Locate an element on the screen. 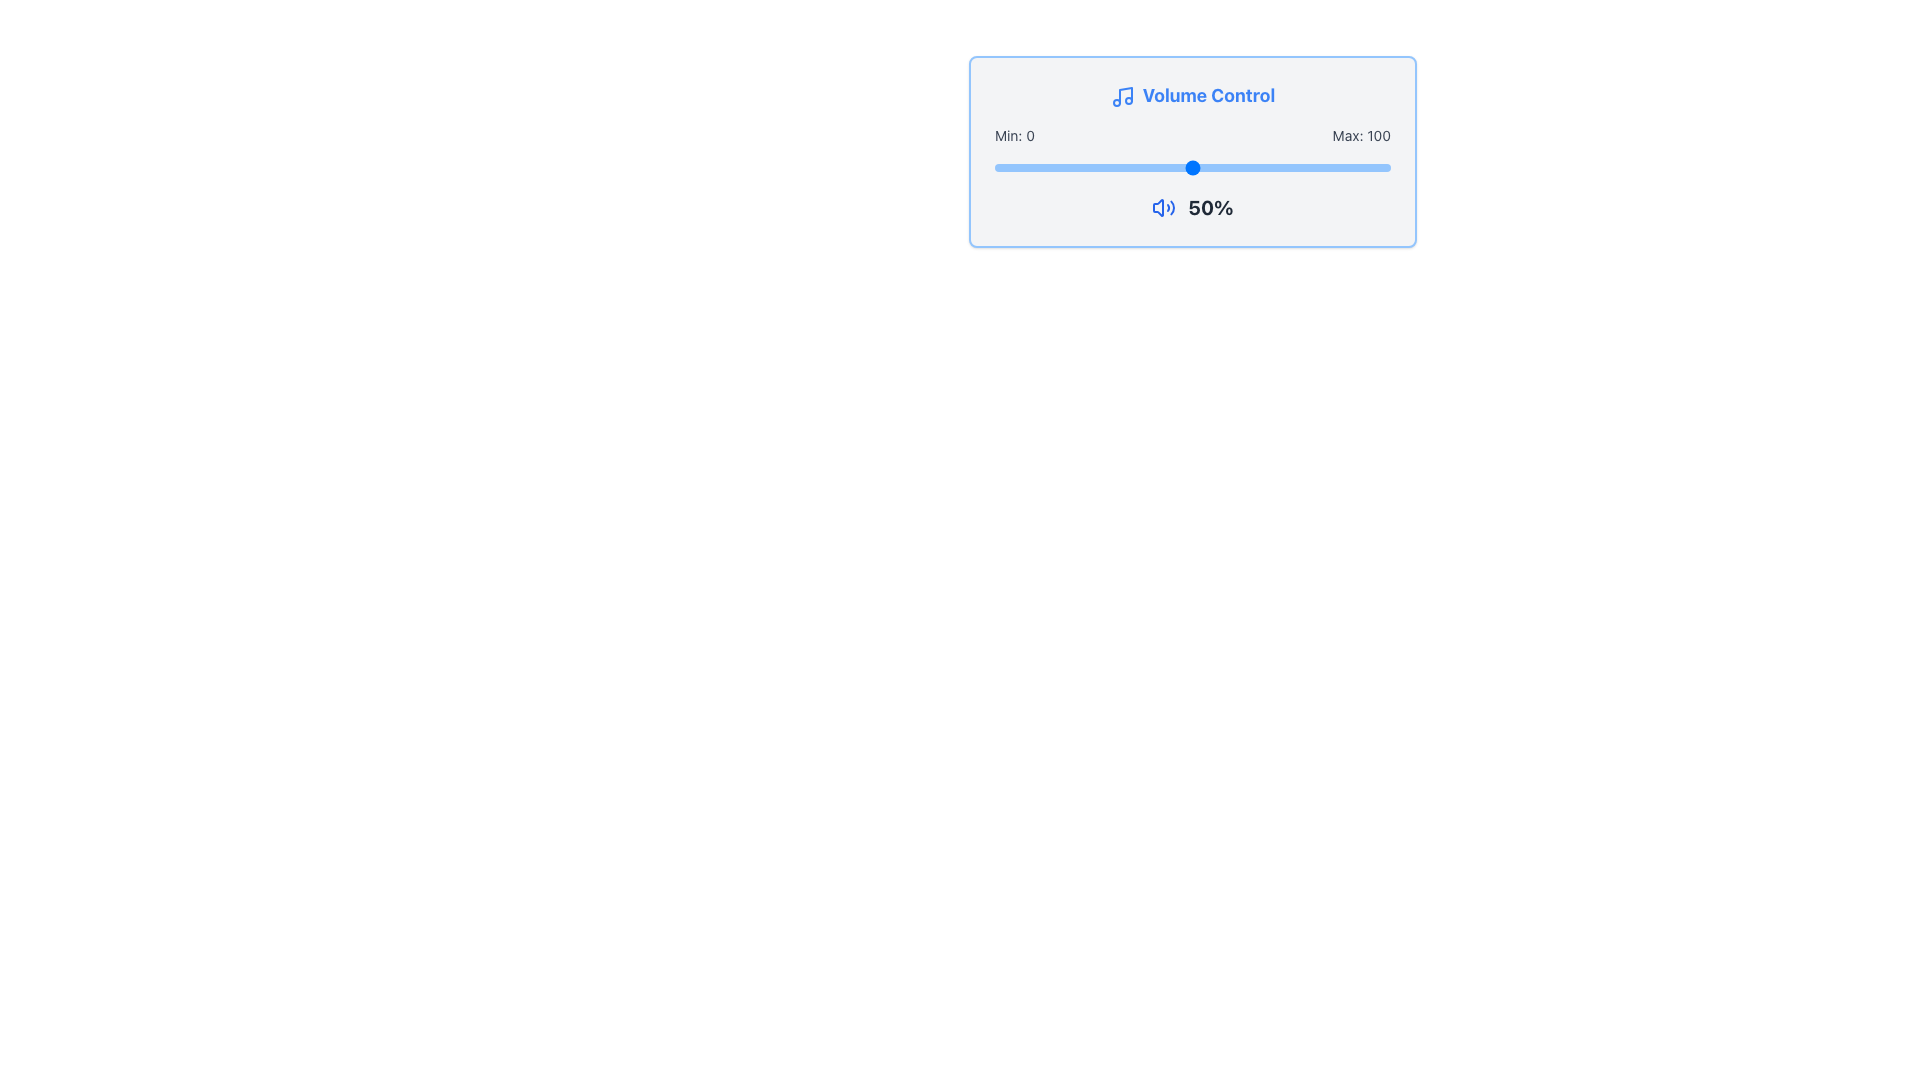 This screenshot has height=1080, width=1920. the slider is located at coordinates (1271, 167).